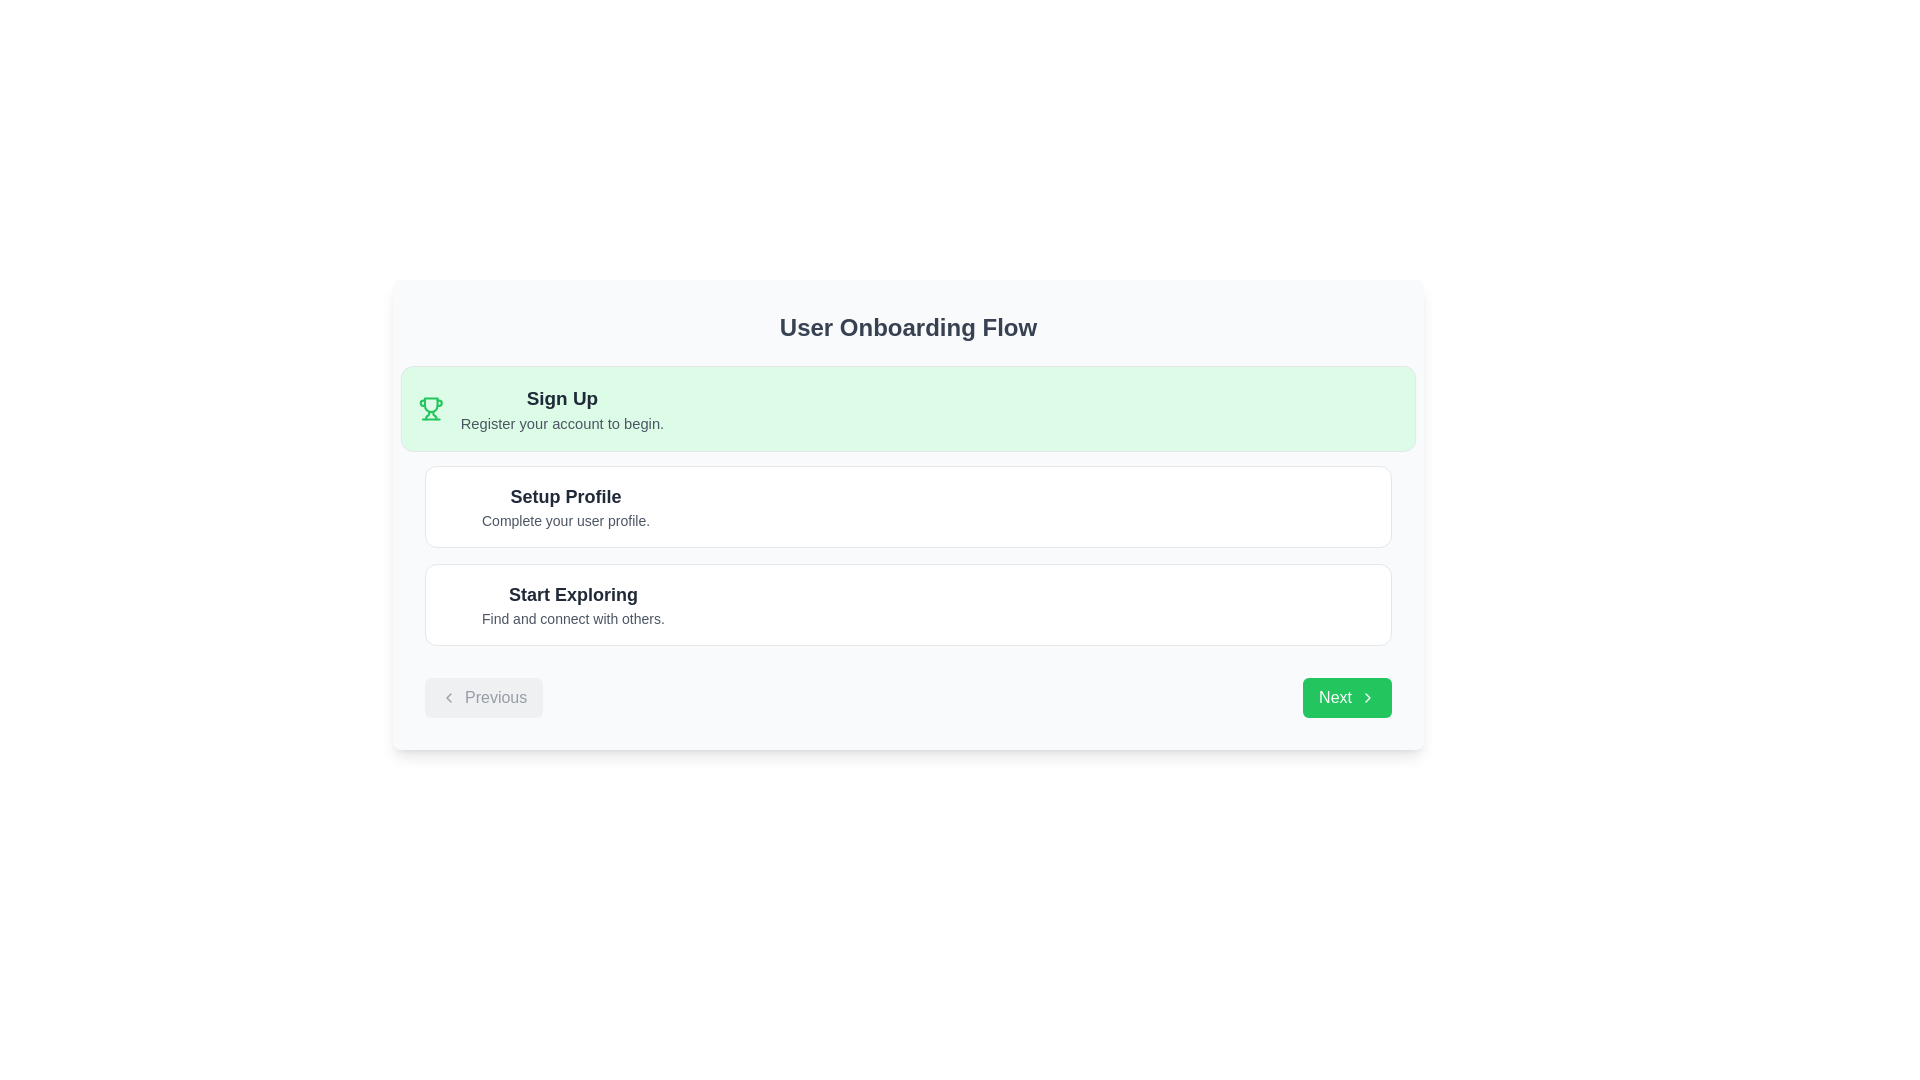 The width and height of the screenshot is (1920, 1080). I want to click on the text label that provides additional information about the 'Start Exploring' feature, located directly beneath the 'Start Exploring' heading, so click(572, 617).